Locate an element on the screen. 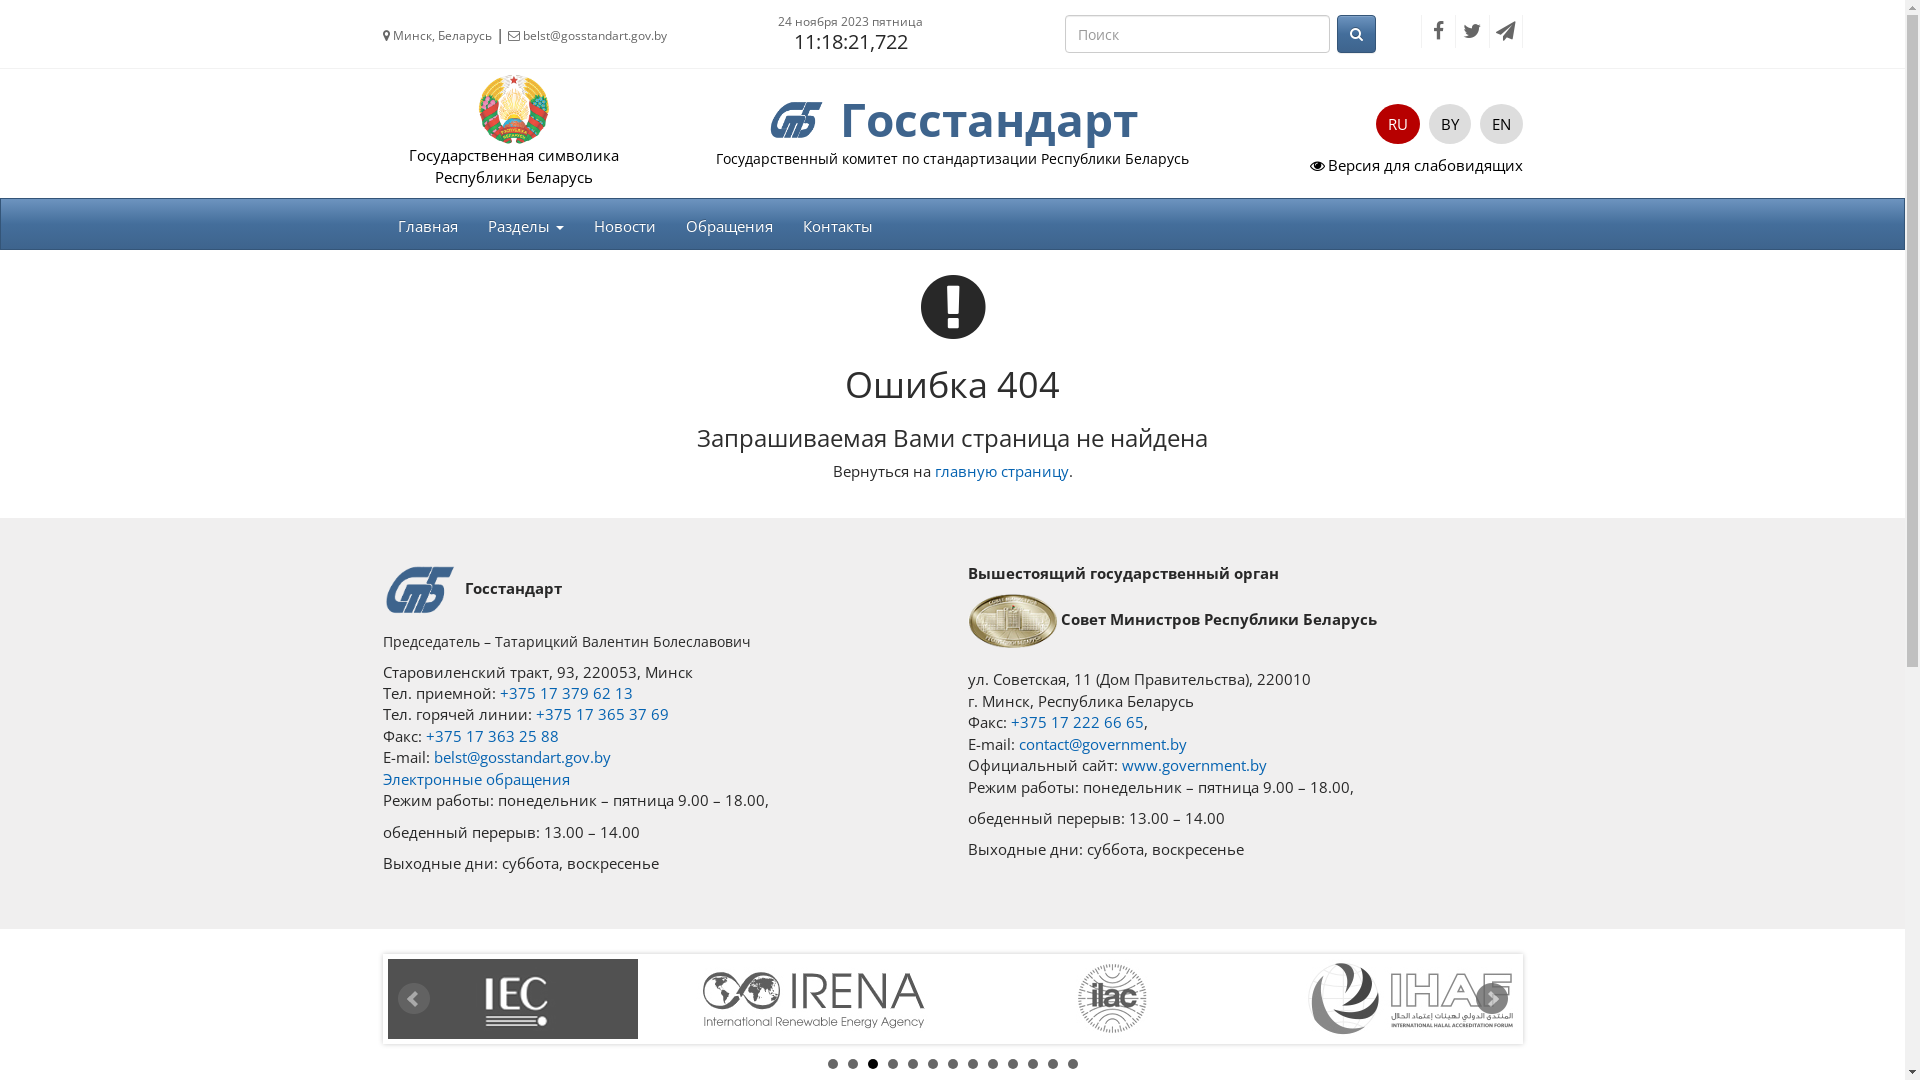 This screenshot has height=1080, width=1920. '12' is located at coordinates (1051, 1063).